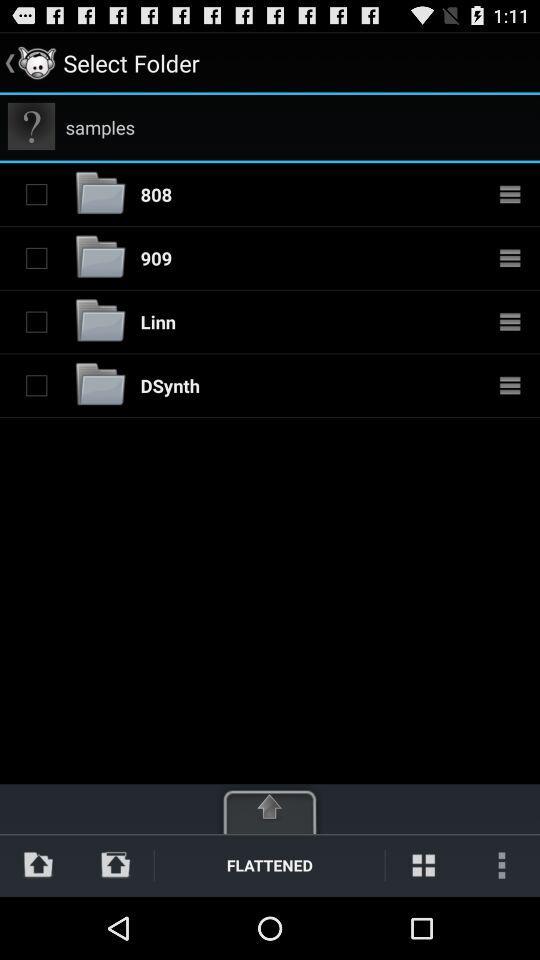 Image resolution: width=540 pixels, height=960 pixels. What do you see at coordinates (270, 807) in the screenshot?
I see `icon above flattened` at bounding box center [270, 807].